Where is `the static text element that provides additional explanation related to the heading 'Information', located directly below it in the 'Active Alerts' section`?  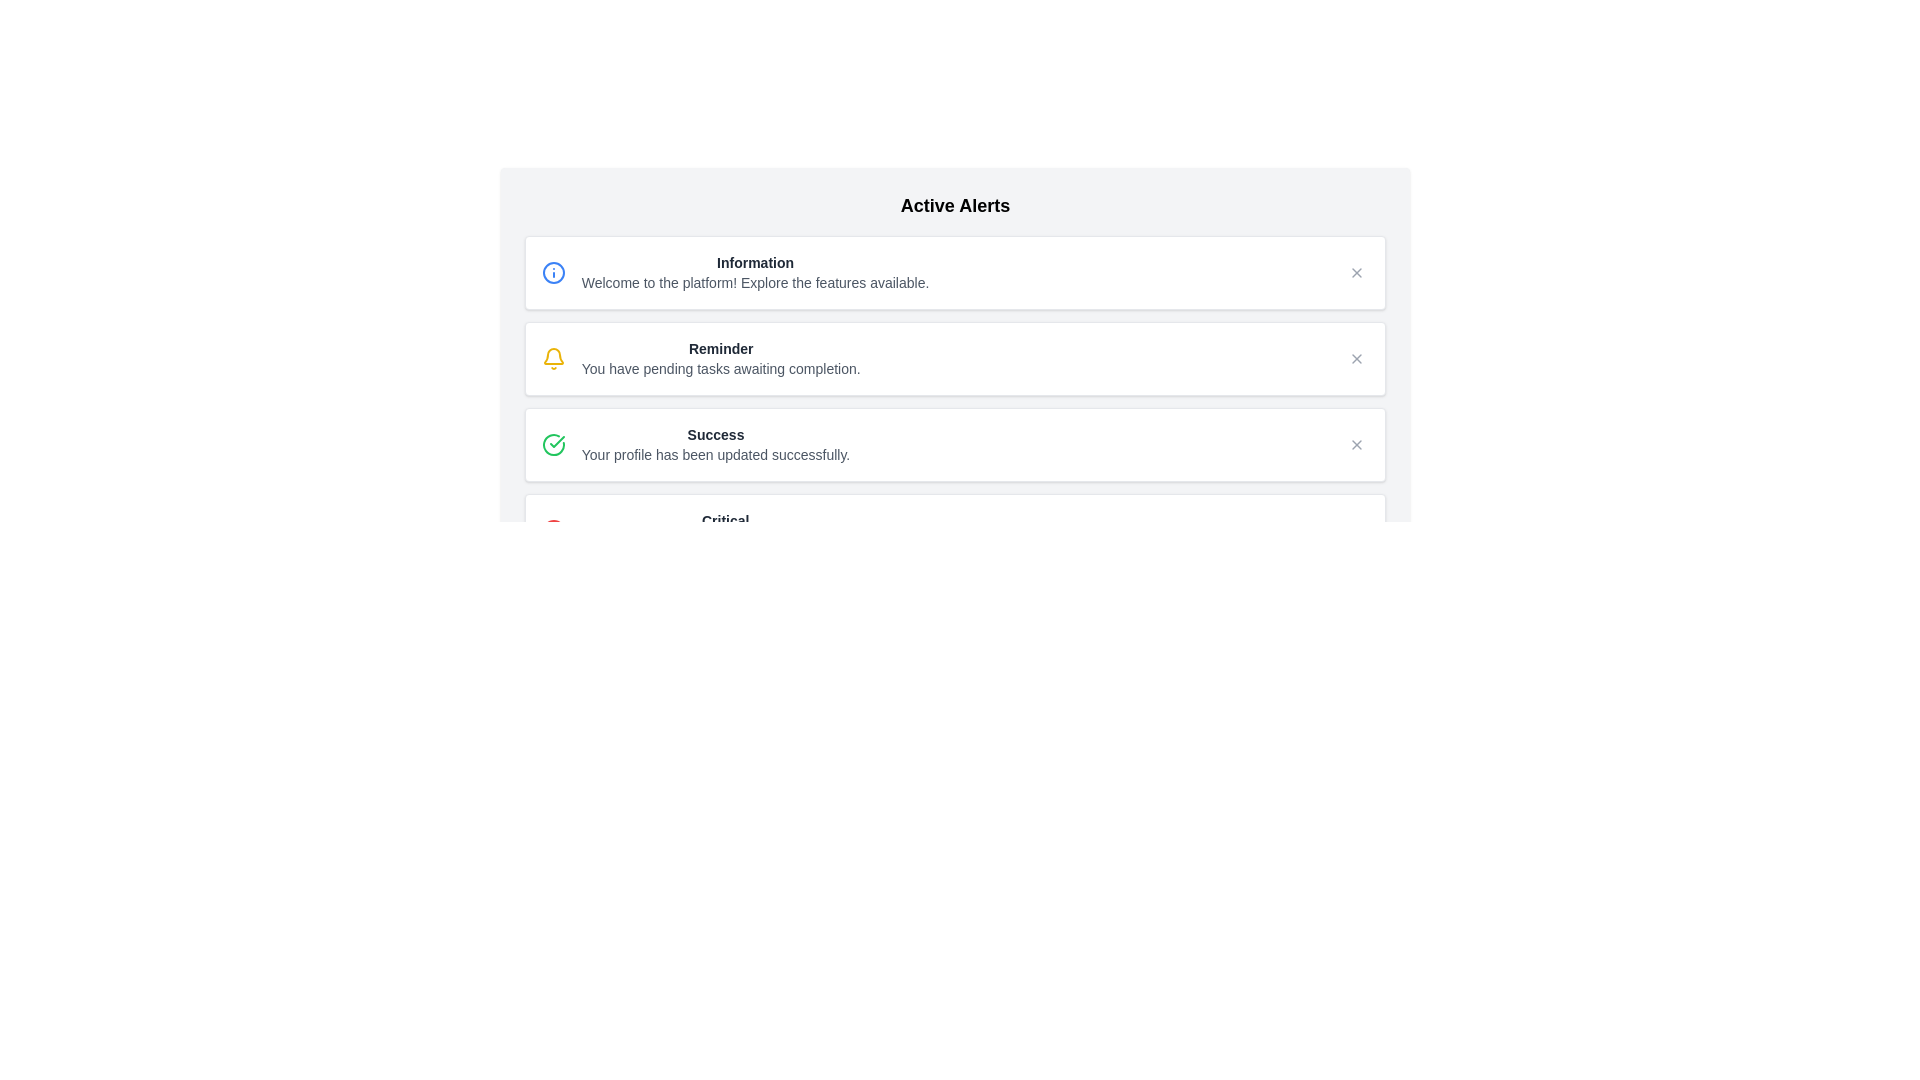 the static text element that provides additional explanation related to the heading 'Information', located directly below it in the 'Active Alerts' section is located at coordinates (754, 282).